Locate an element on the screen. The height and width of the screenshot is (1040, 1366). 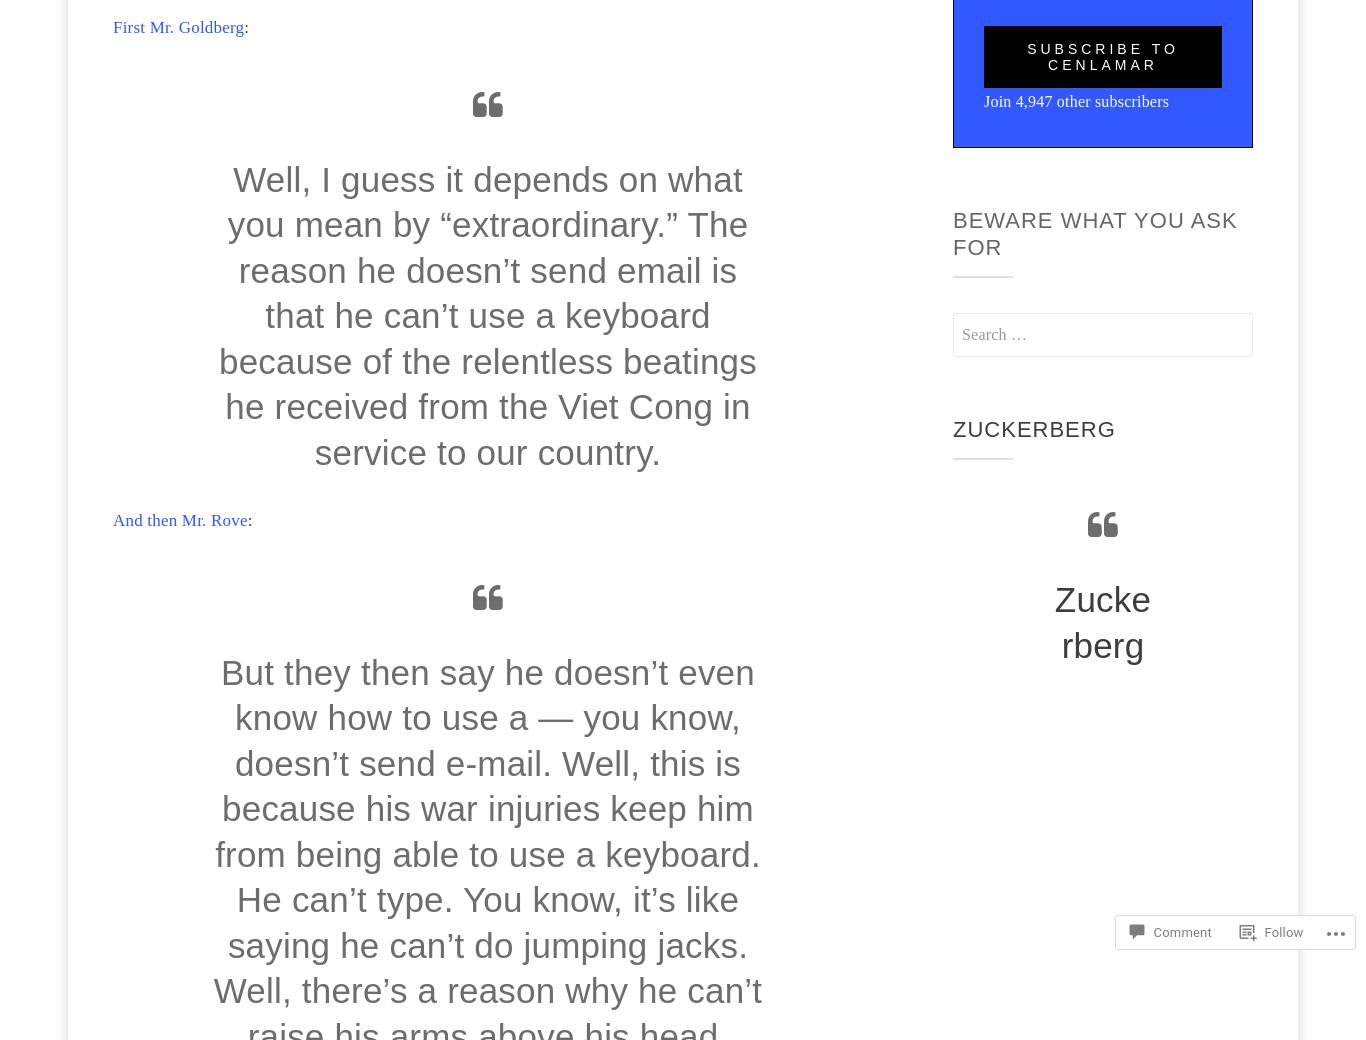
'But they then say he doesn’t even know how to use a — you know, doesn’t send e-mail. Well, this is because his war injuries keep him from being able to use a keyboard. He can’t type. You know, it’s like saying he can’t do jumping jacks.' is located at coordinates (214, 806).